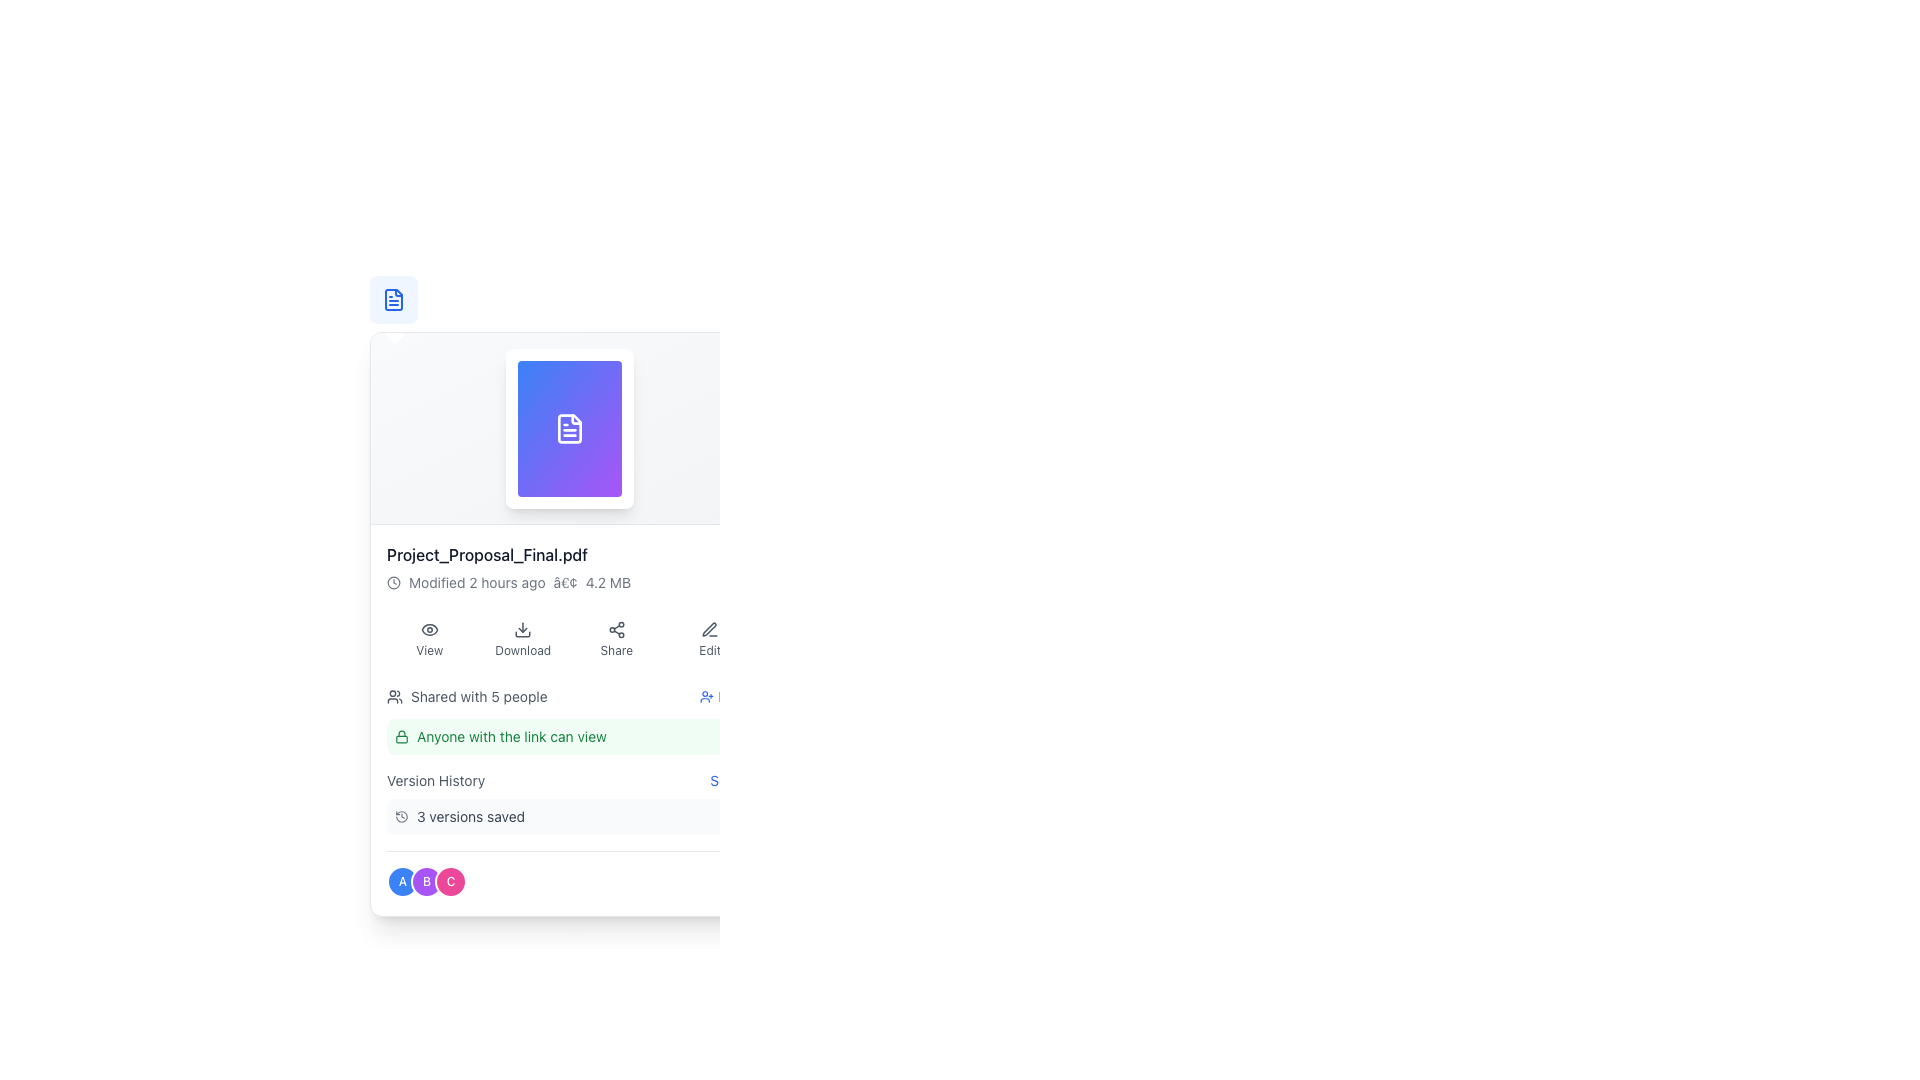 The image size is (1920, 1080). What do you see at coordinates (738, 555) in the screenshot?
I see `the favorite button located to the far right of the row containing 'Project_Proposal_Final.pdf', which highlights it for easier access` at bounding box center [738, 555].